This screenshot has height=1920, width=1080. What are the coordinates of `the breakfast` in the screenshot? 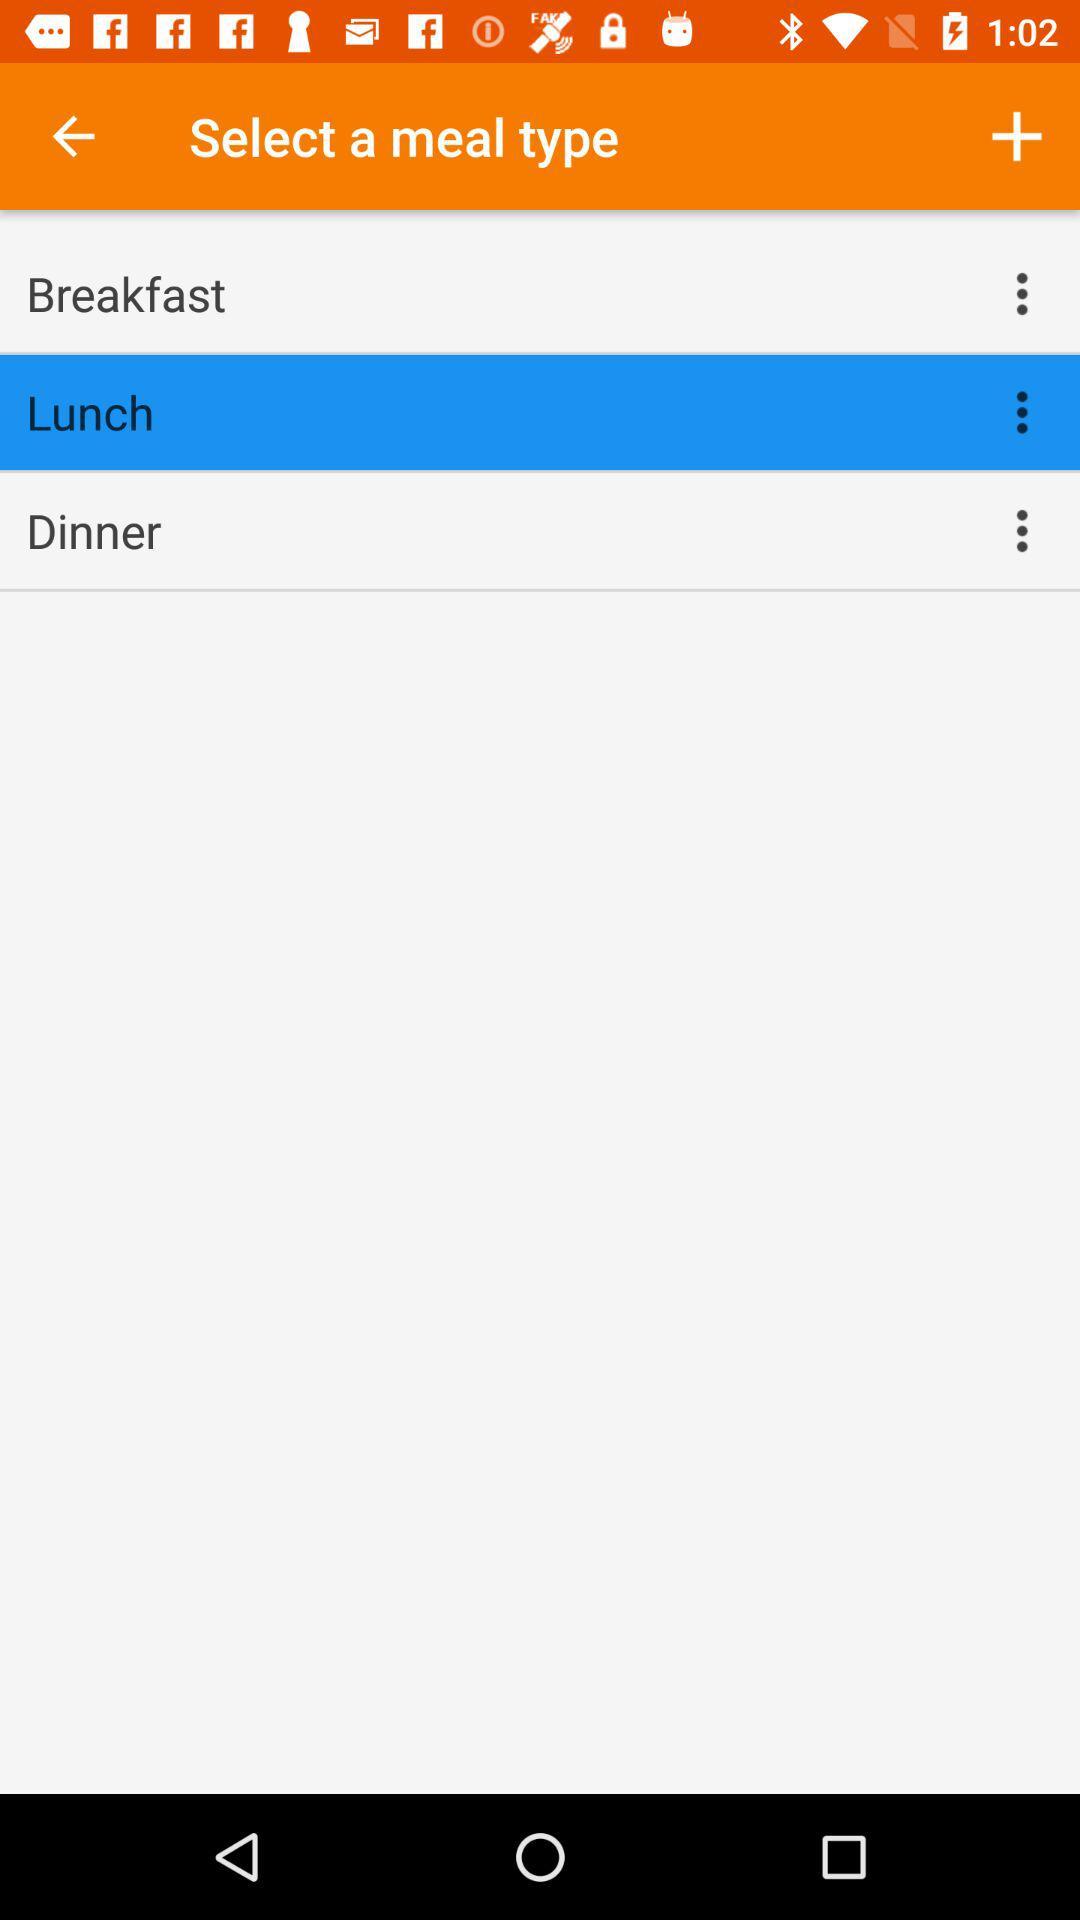 It's located at (495, 292).